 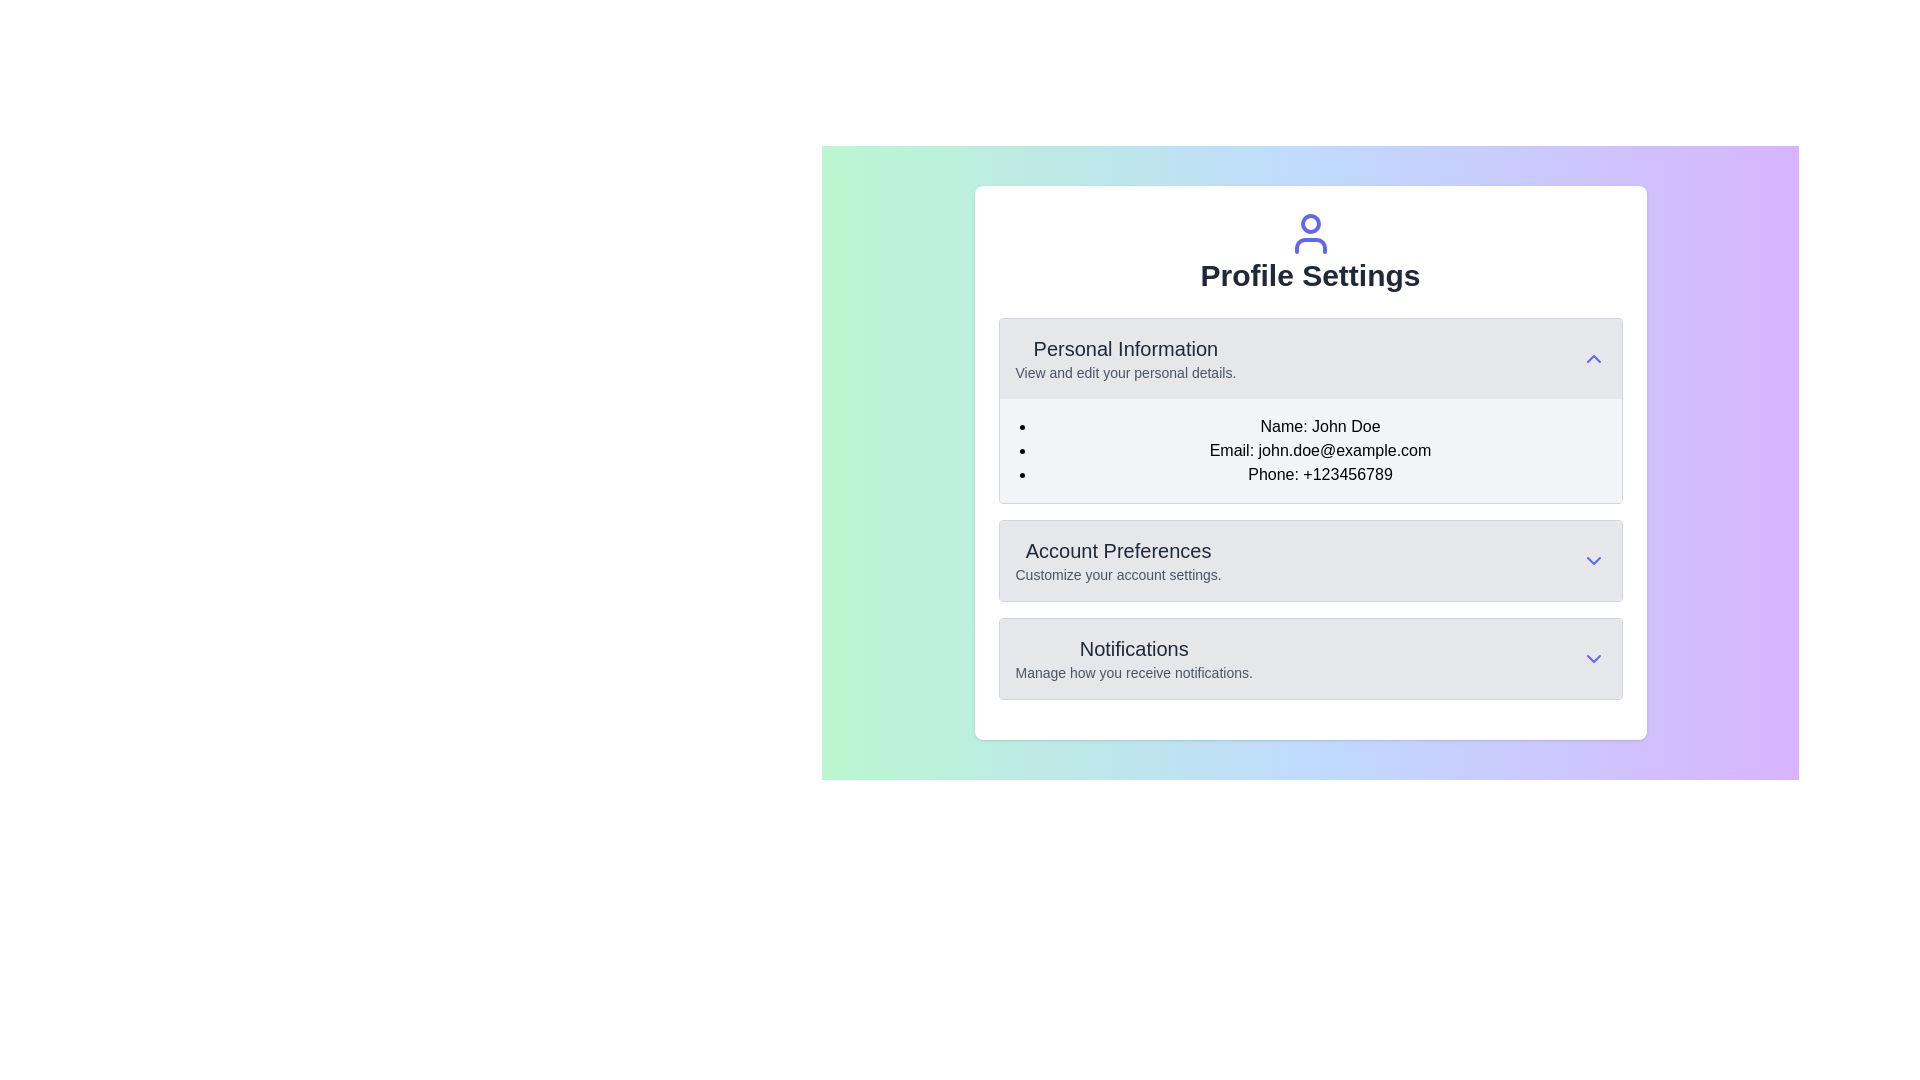 What do you see at coordinates (1320, 474) in the screenshot?
I see `the static text element displaying 'Phone: +123456789' in the 'Personal Information' section of the 'Profile Settings' page, which is the third item in the bulleted list` at bounding box center [1320, 474].